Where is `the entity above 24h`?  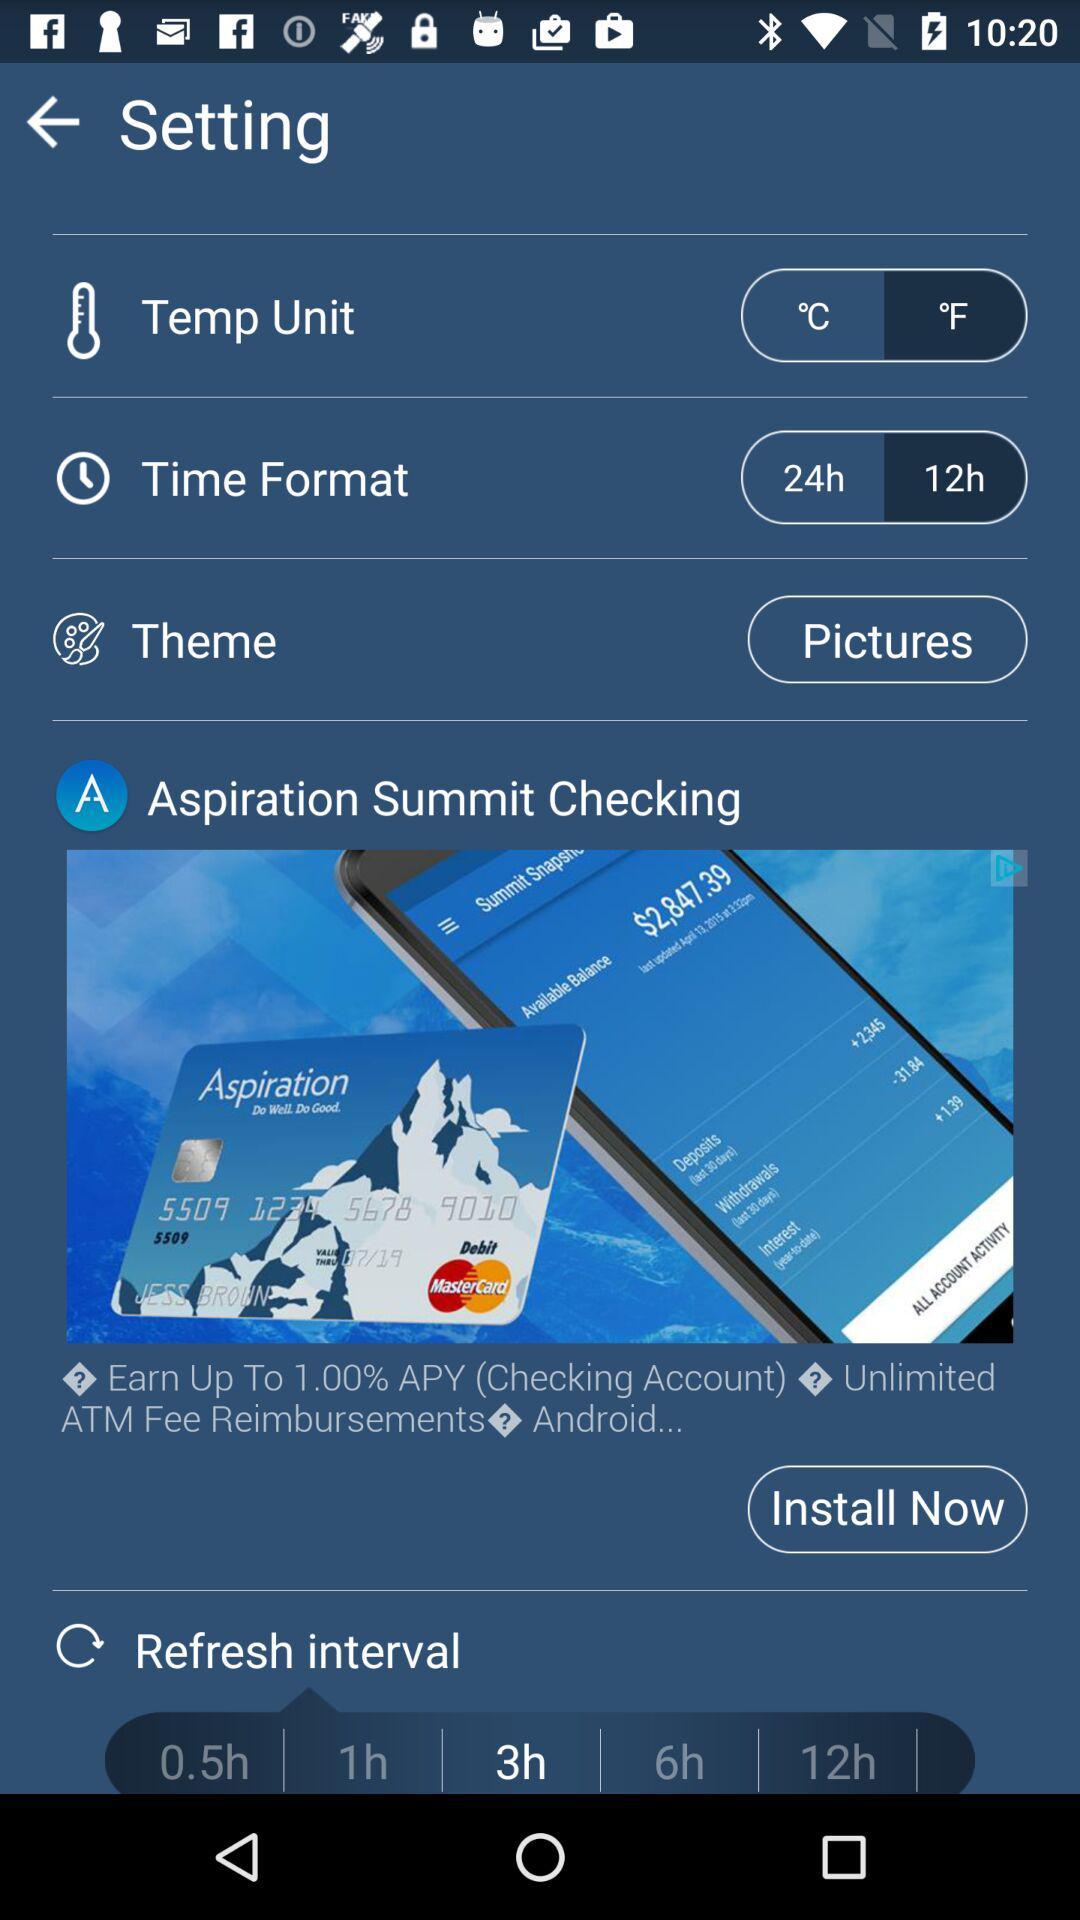 the entity above 24h is located at coordinates (813, 314).